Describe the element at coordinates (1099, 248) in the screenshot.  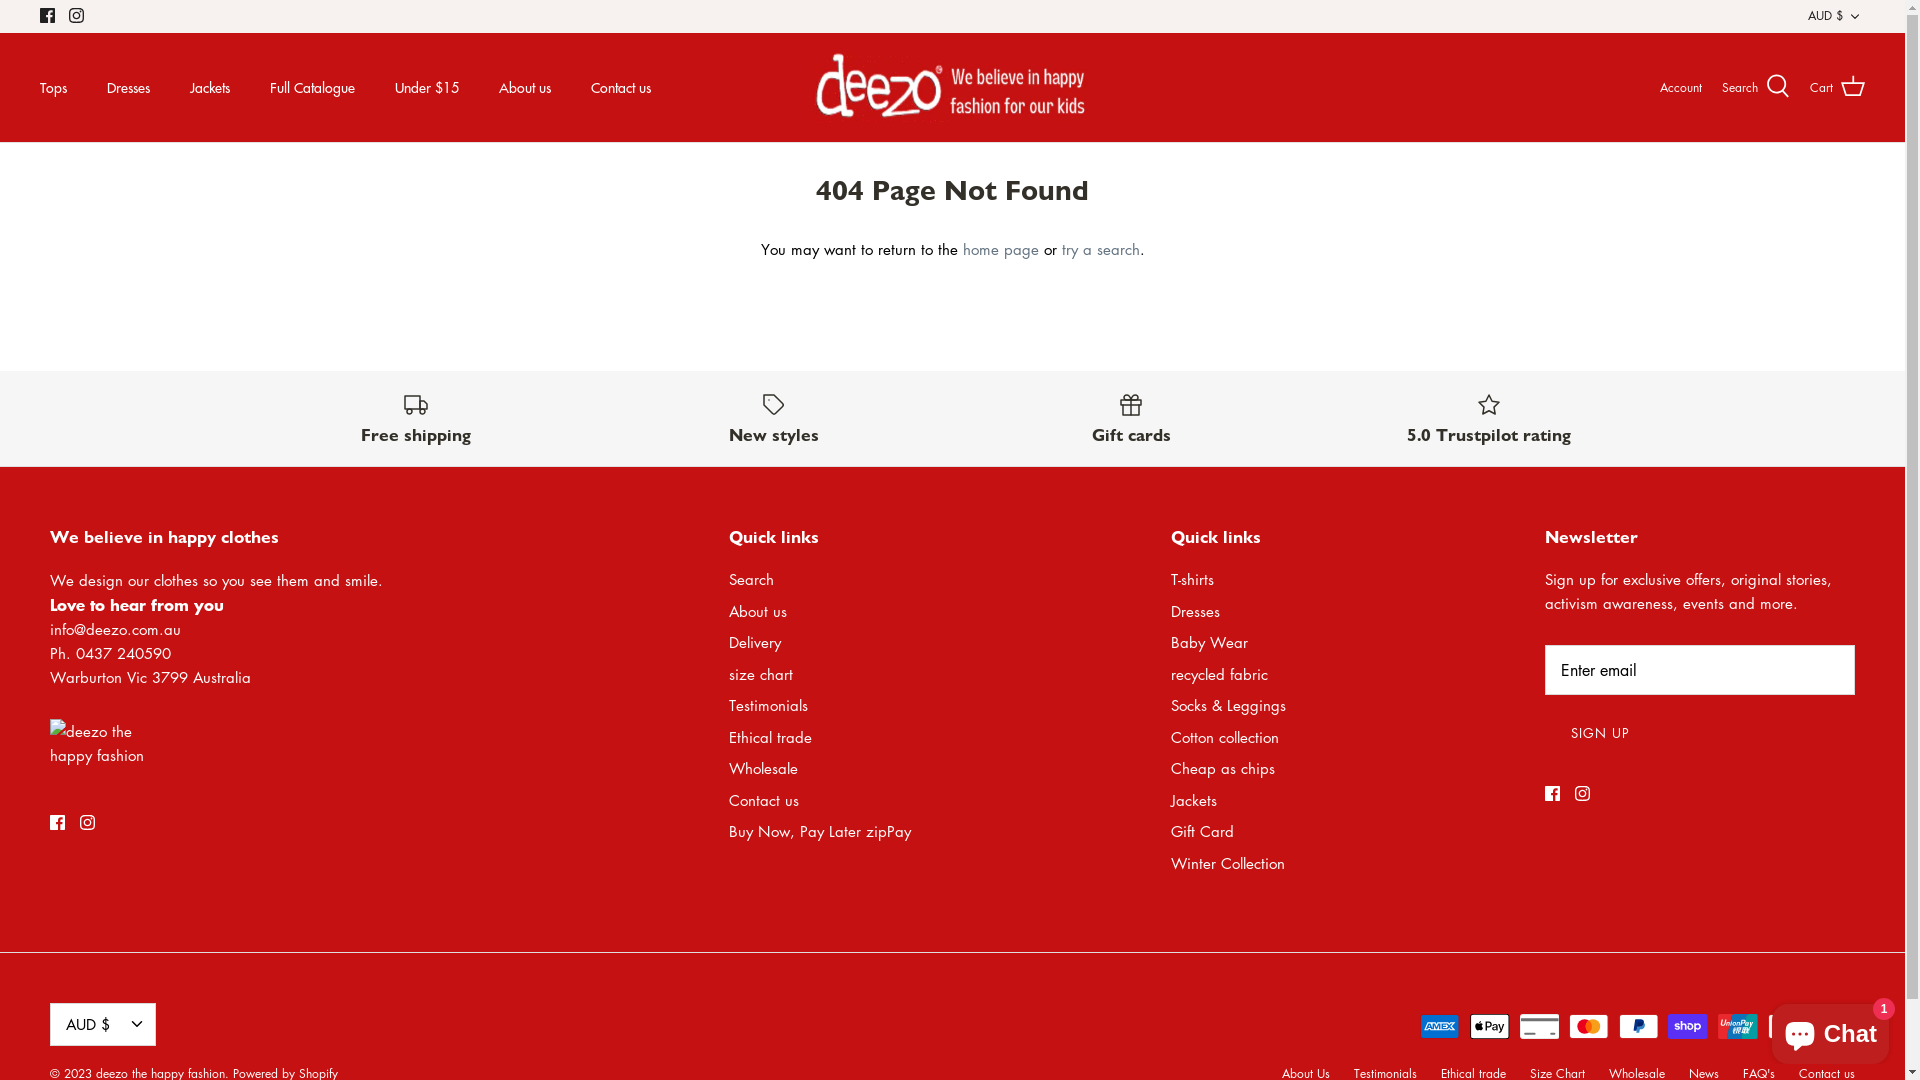
I see `'try a search'` at that location.